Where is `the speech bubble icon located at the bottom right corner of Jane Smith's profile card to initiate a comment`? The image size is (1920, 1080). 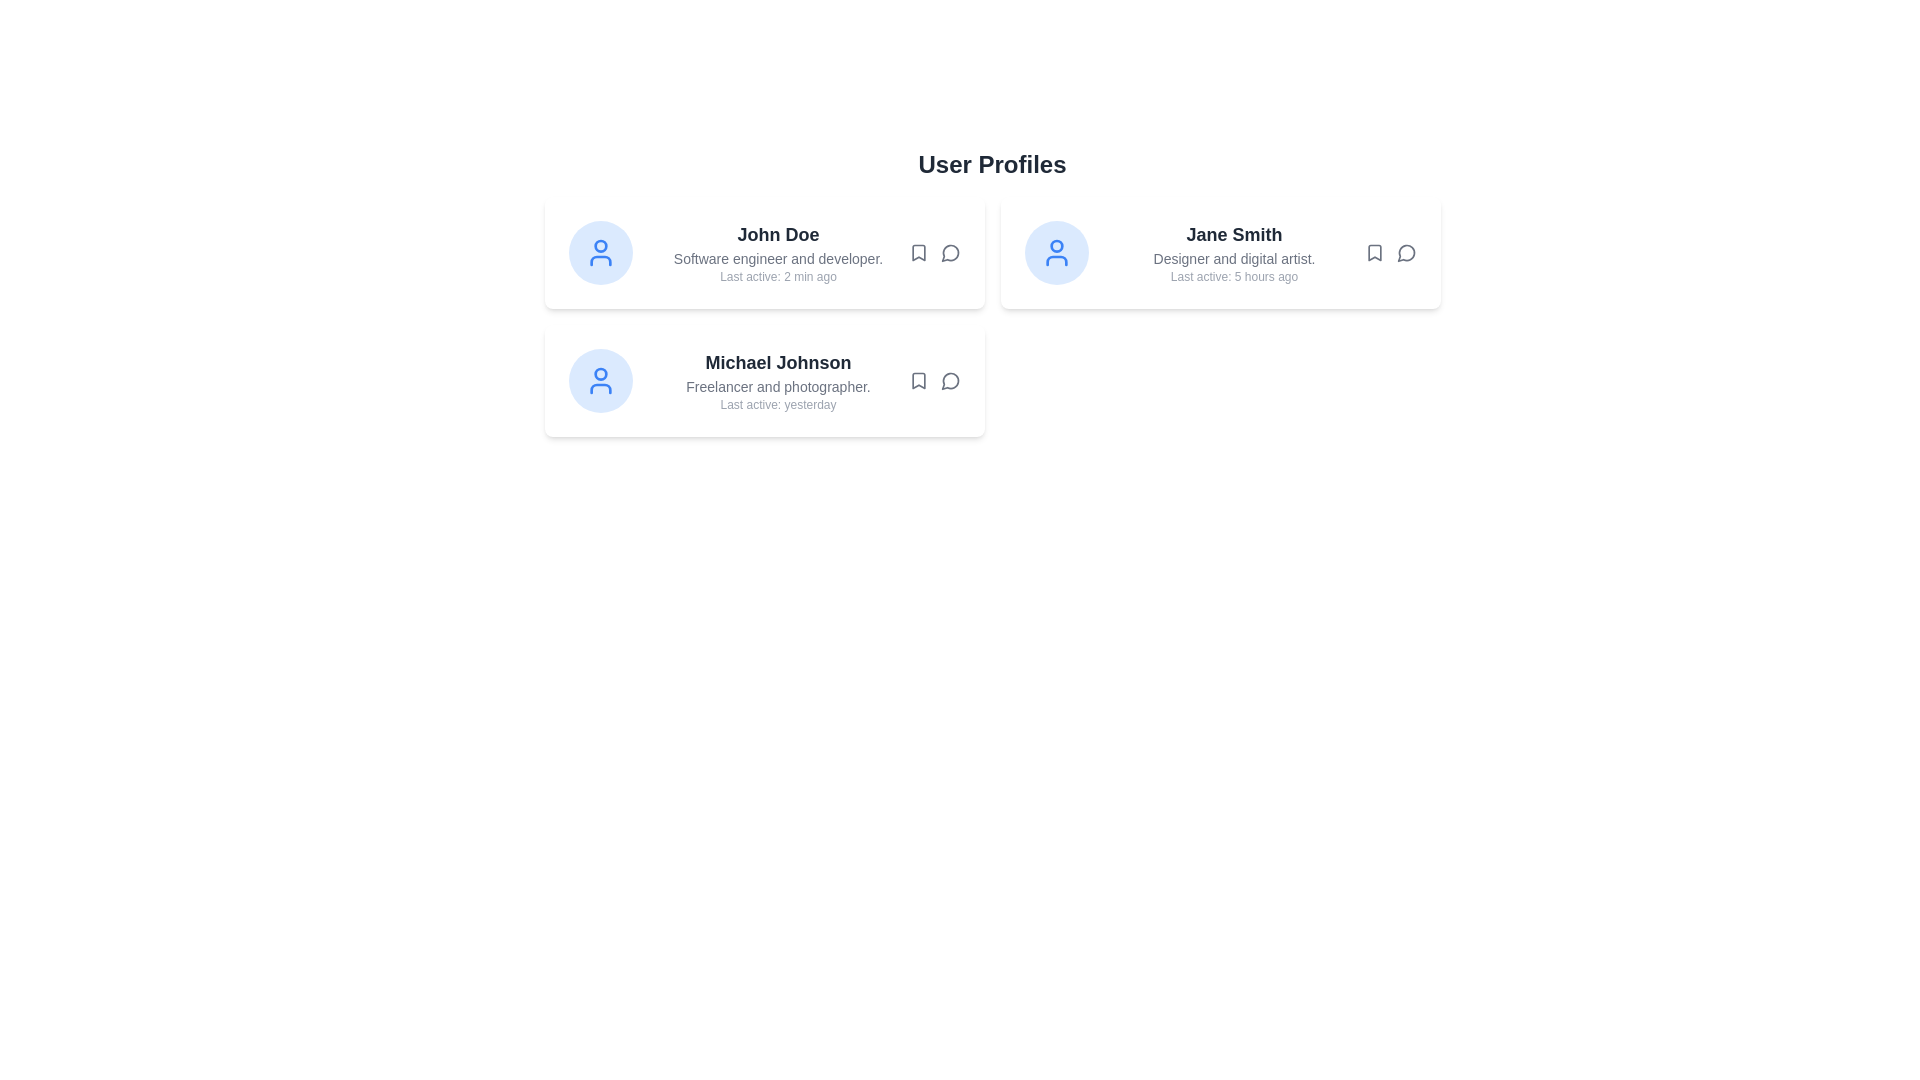
the speech bubble icon located at the bottom right corner of Jane Smith's profile card to initiate a comment is located at coordinates (1389, 252).